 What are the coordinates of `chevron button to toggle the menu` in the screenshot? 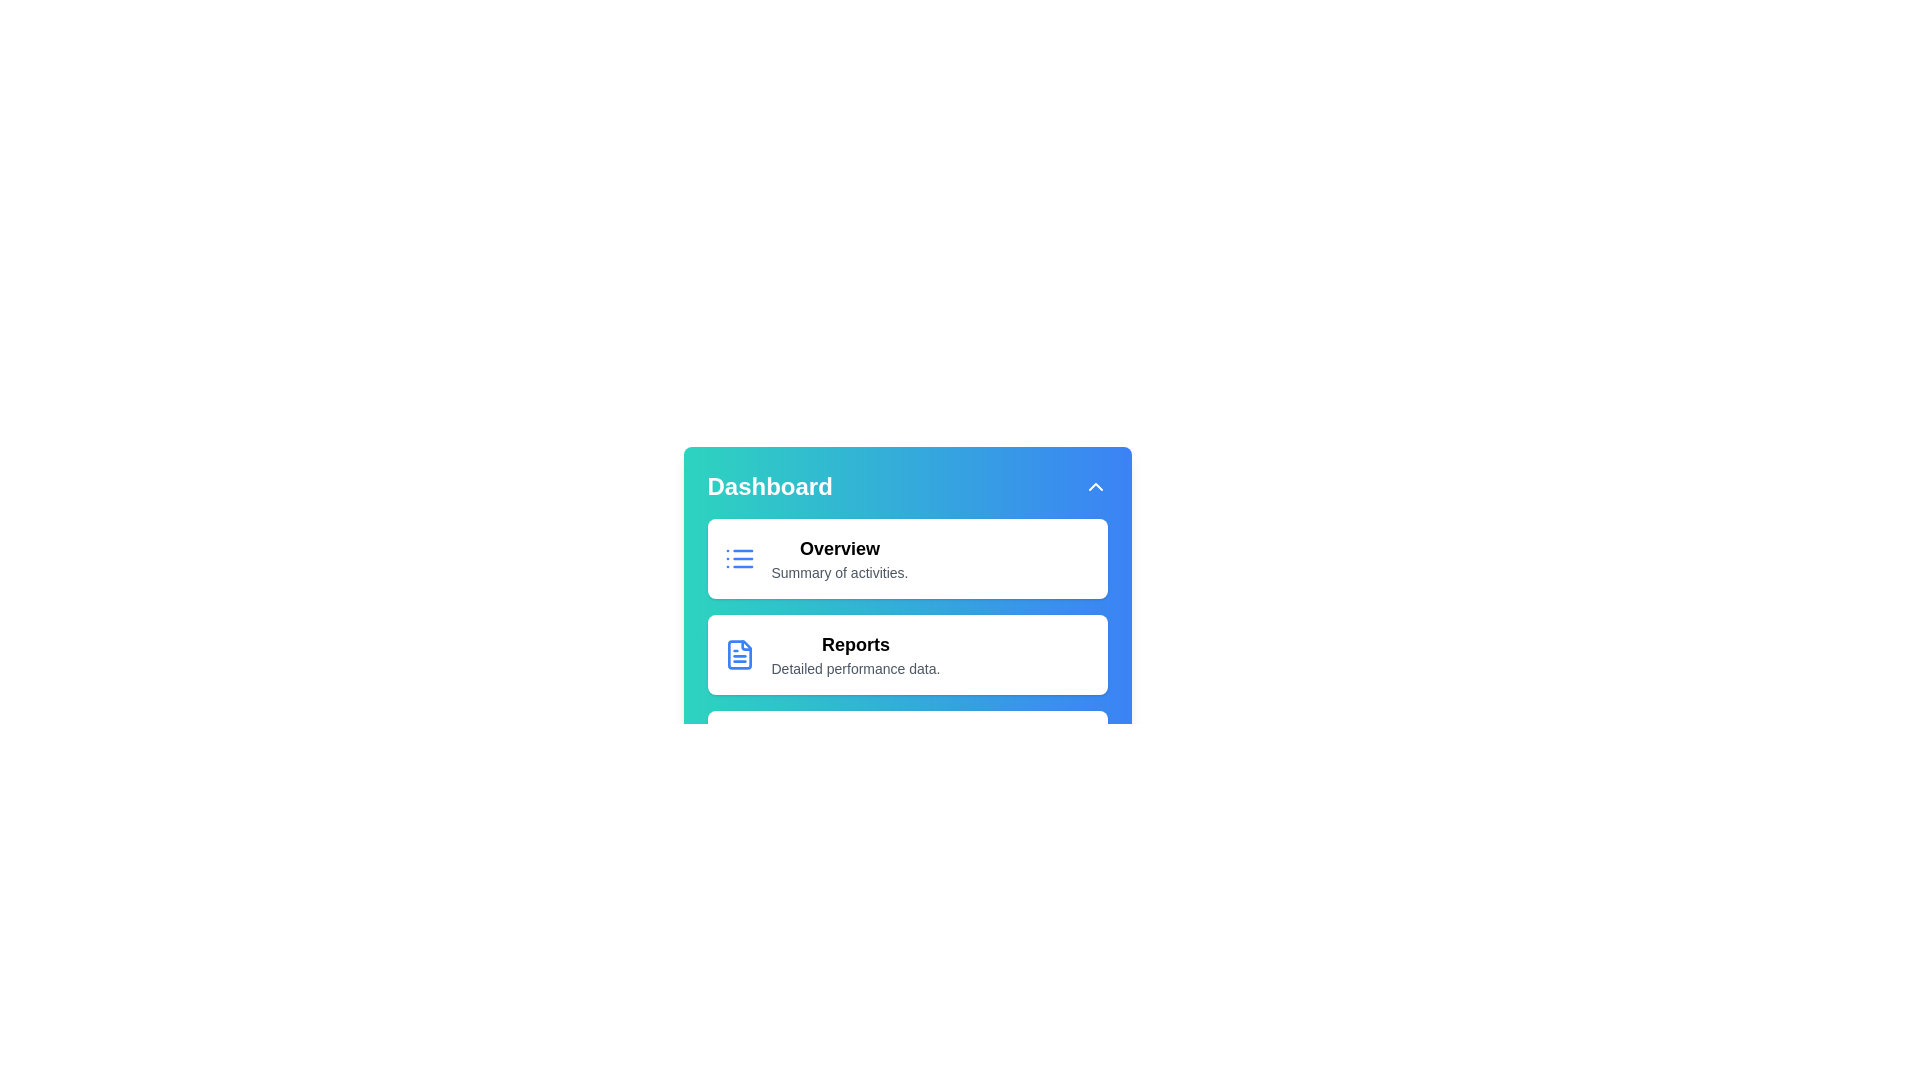 It's located at (1094, 486).